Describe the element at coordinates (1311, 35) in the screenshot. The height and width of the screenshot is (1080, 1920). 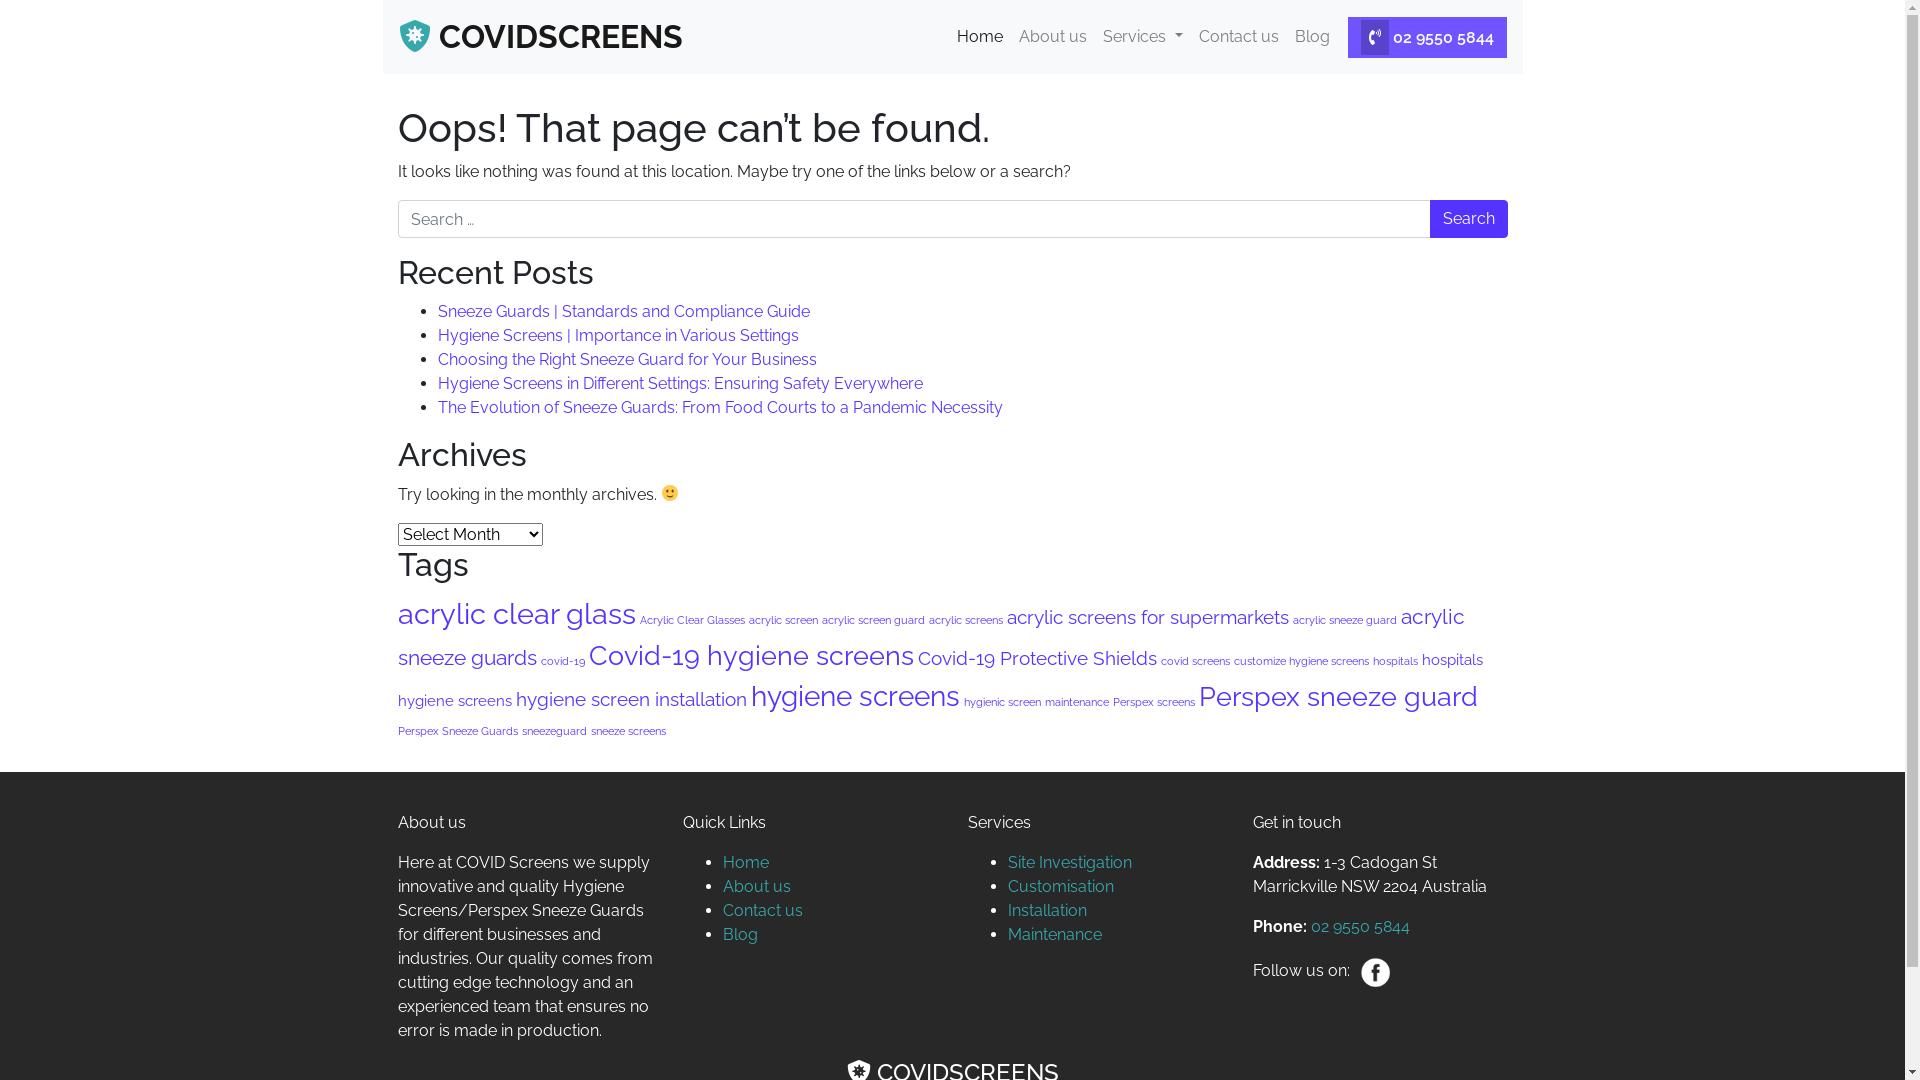
I see `'Blog'` at that location.